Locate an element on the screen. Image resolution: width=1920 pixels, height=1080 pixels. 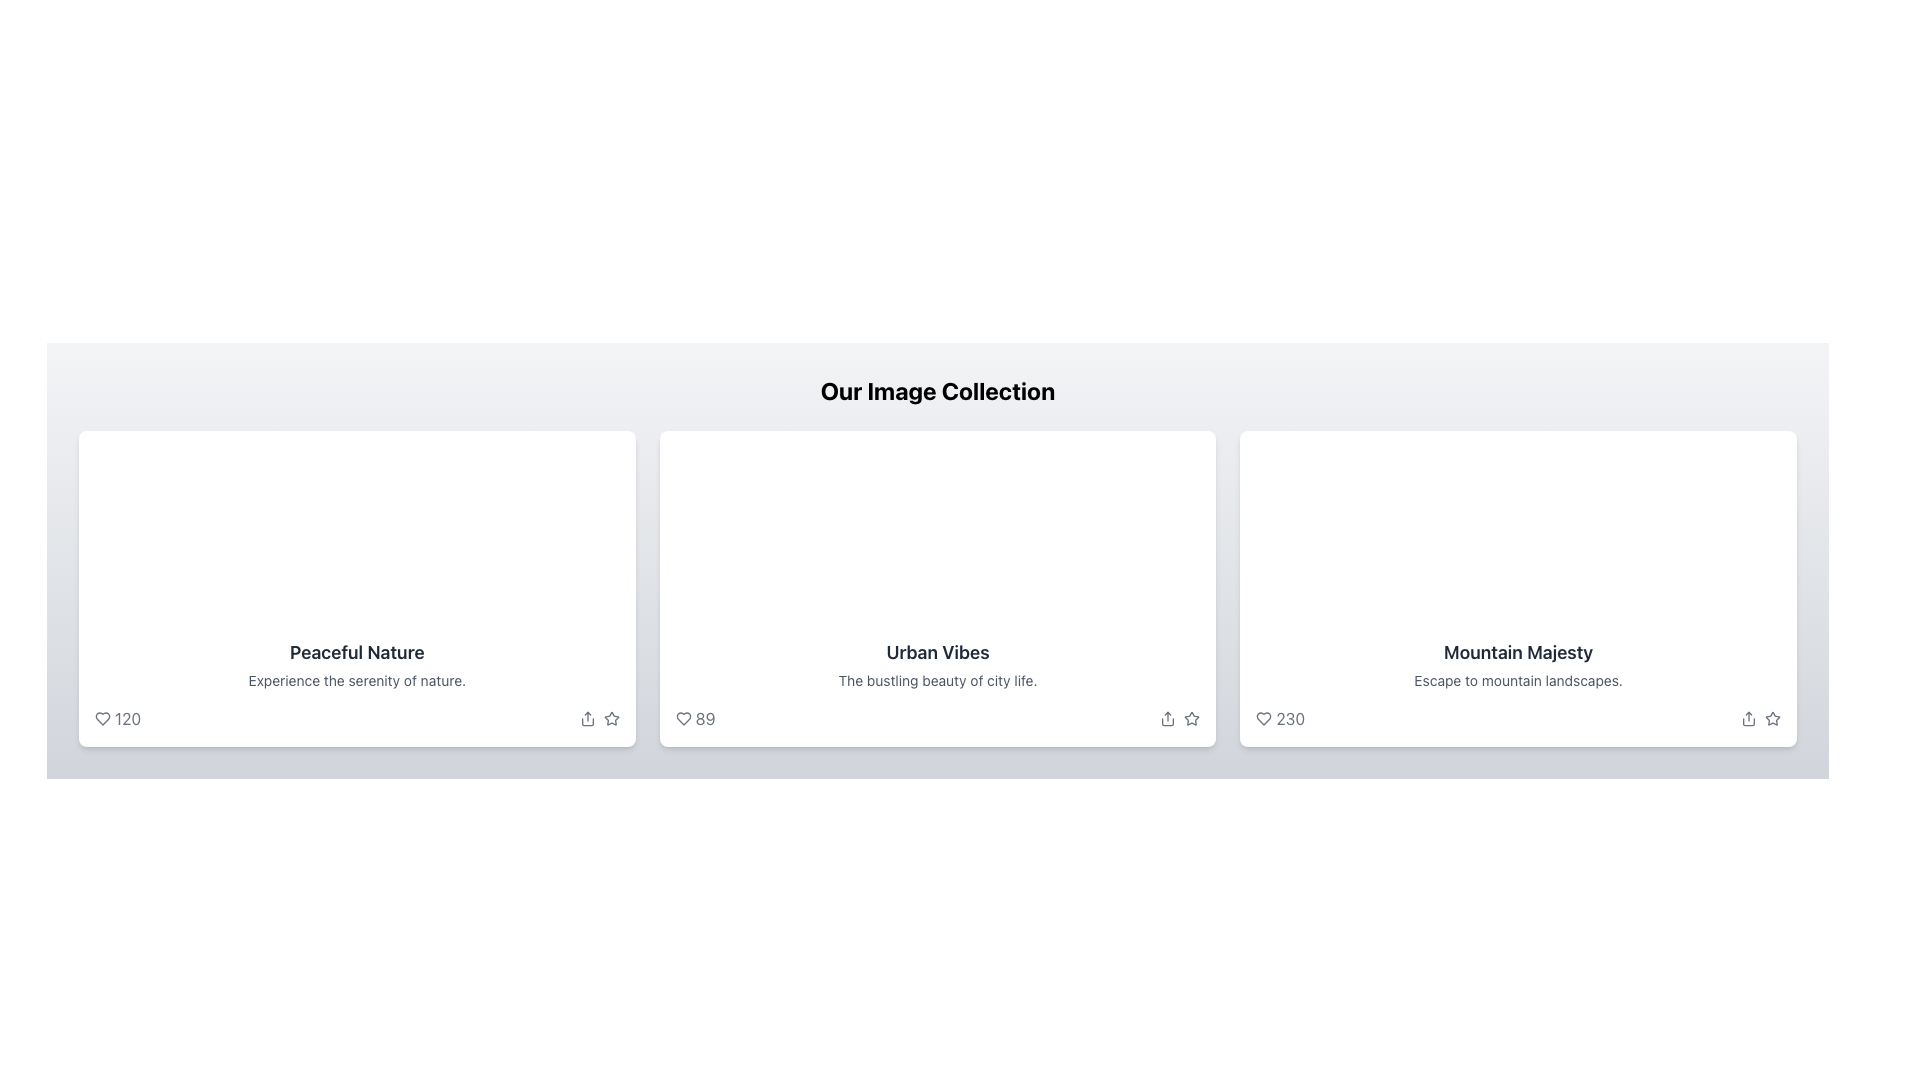
the background image area of the 'Peaceful Nature' card, which is positioned at the top of the card and spans the full width is located at coordinates (357, 526).